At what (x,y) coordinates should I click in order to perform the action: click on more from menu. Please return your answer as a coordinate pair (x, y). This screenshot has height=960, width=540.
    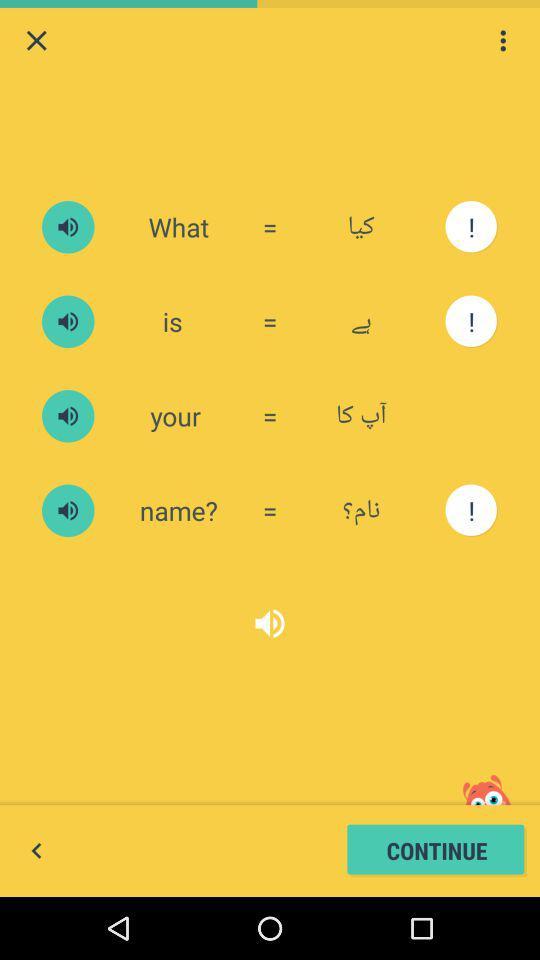
    Looking at the image, I should click on (502, 39).